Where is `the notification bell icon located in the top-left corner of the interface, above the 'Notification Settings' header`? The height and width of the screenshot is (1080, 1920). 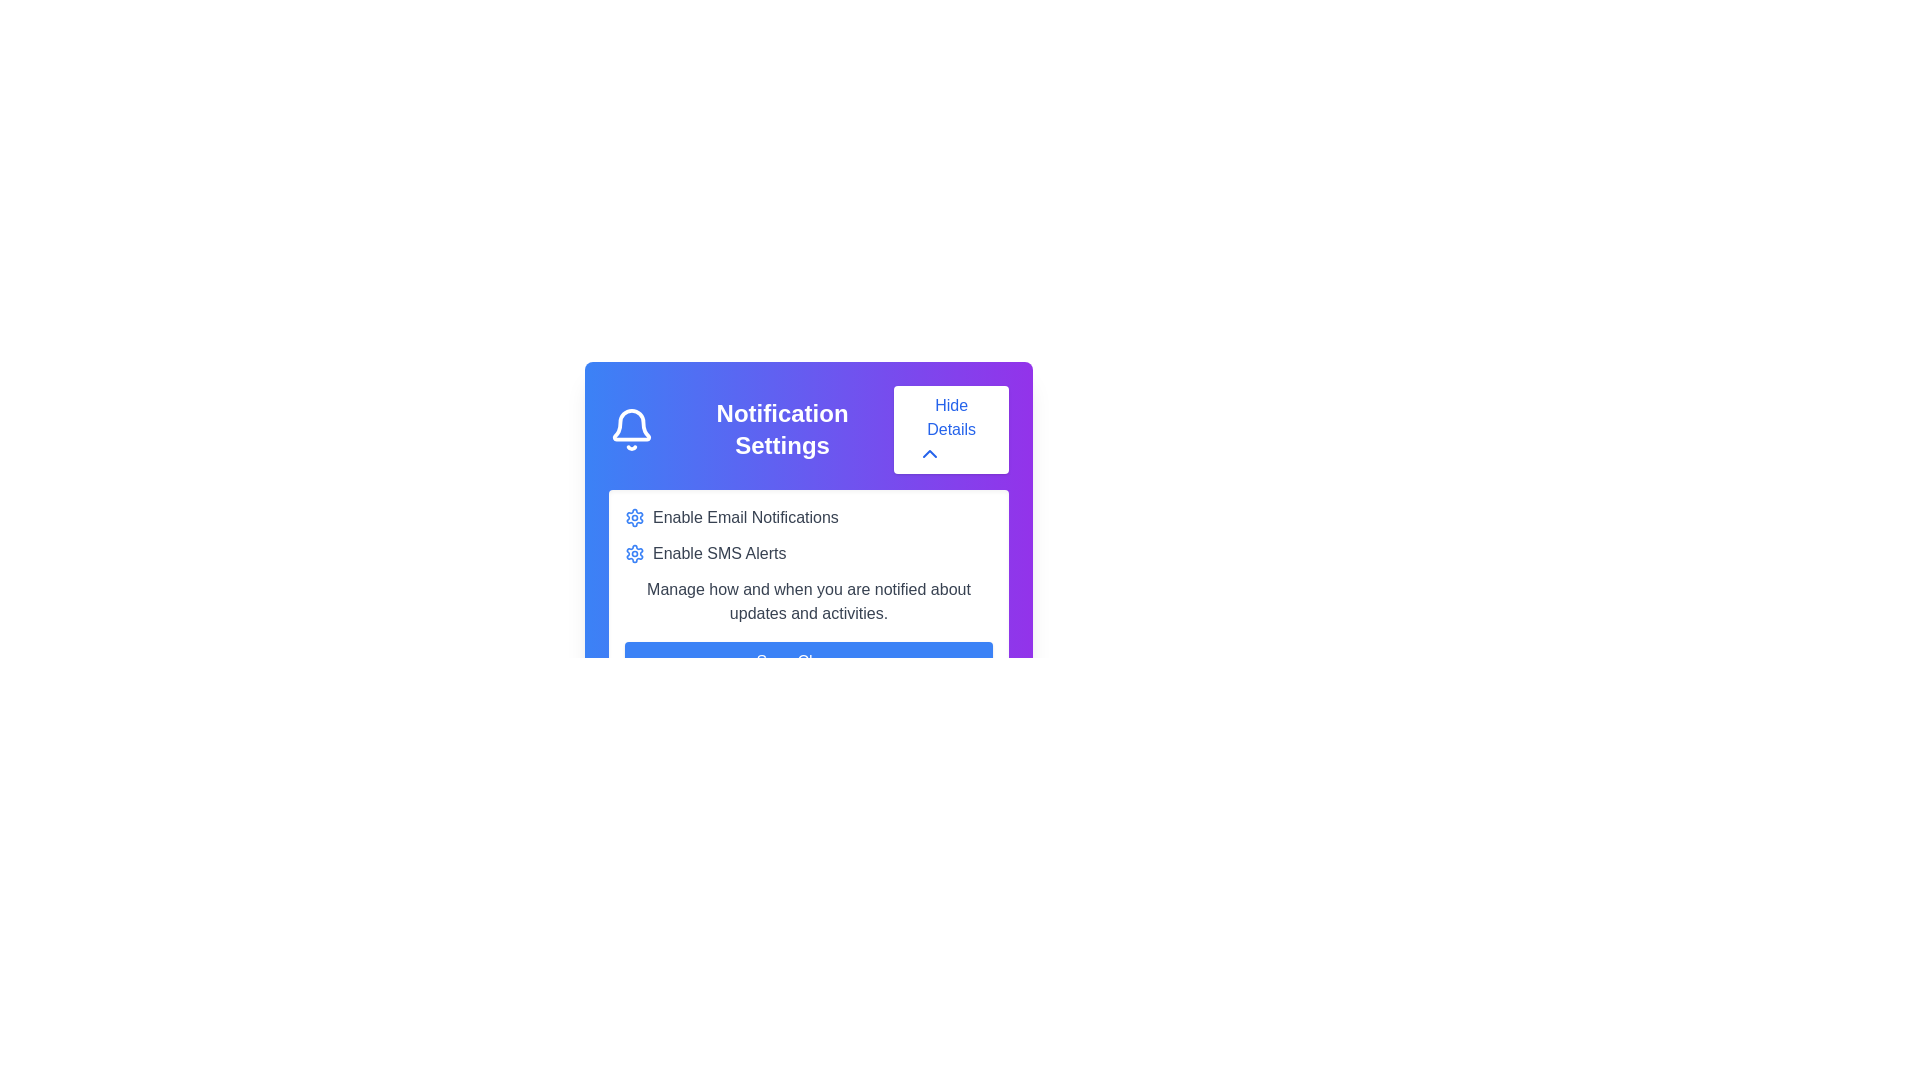 the notification bell icon located in the top-left corner of the interface, above the 'Notification Settings' header is located at coordinates (631, 424).